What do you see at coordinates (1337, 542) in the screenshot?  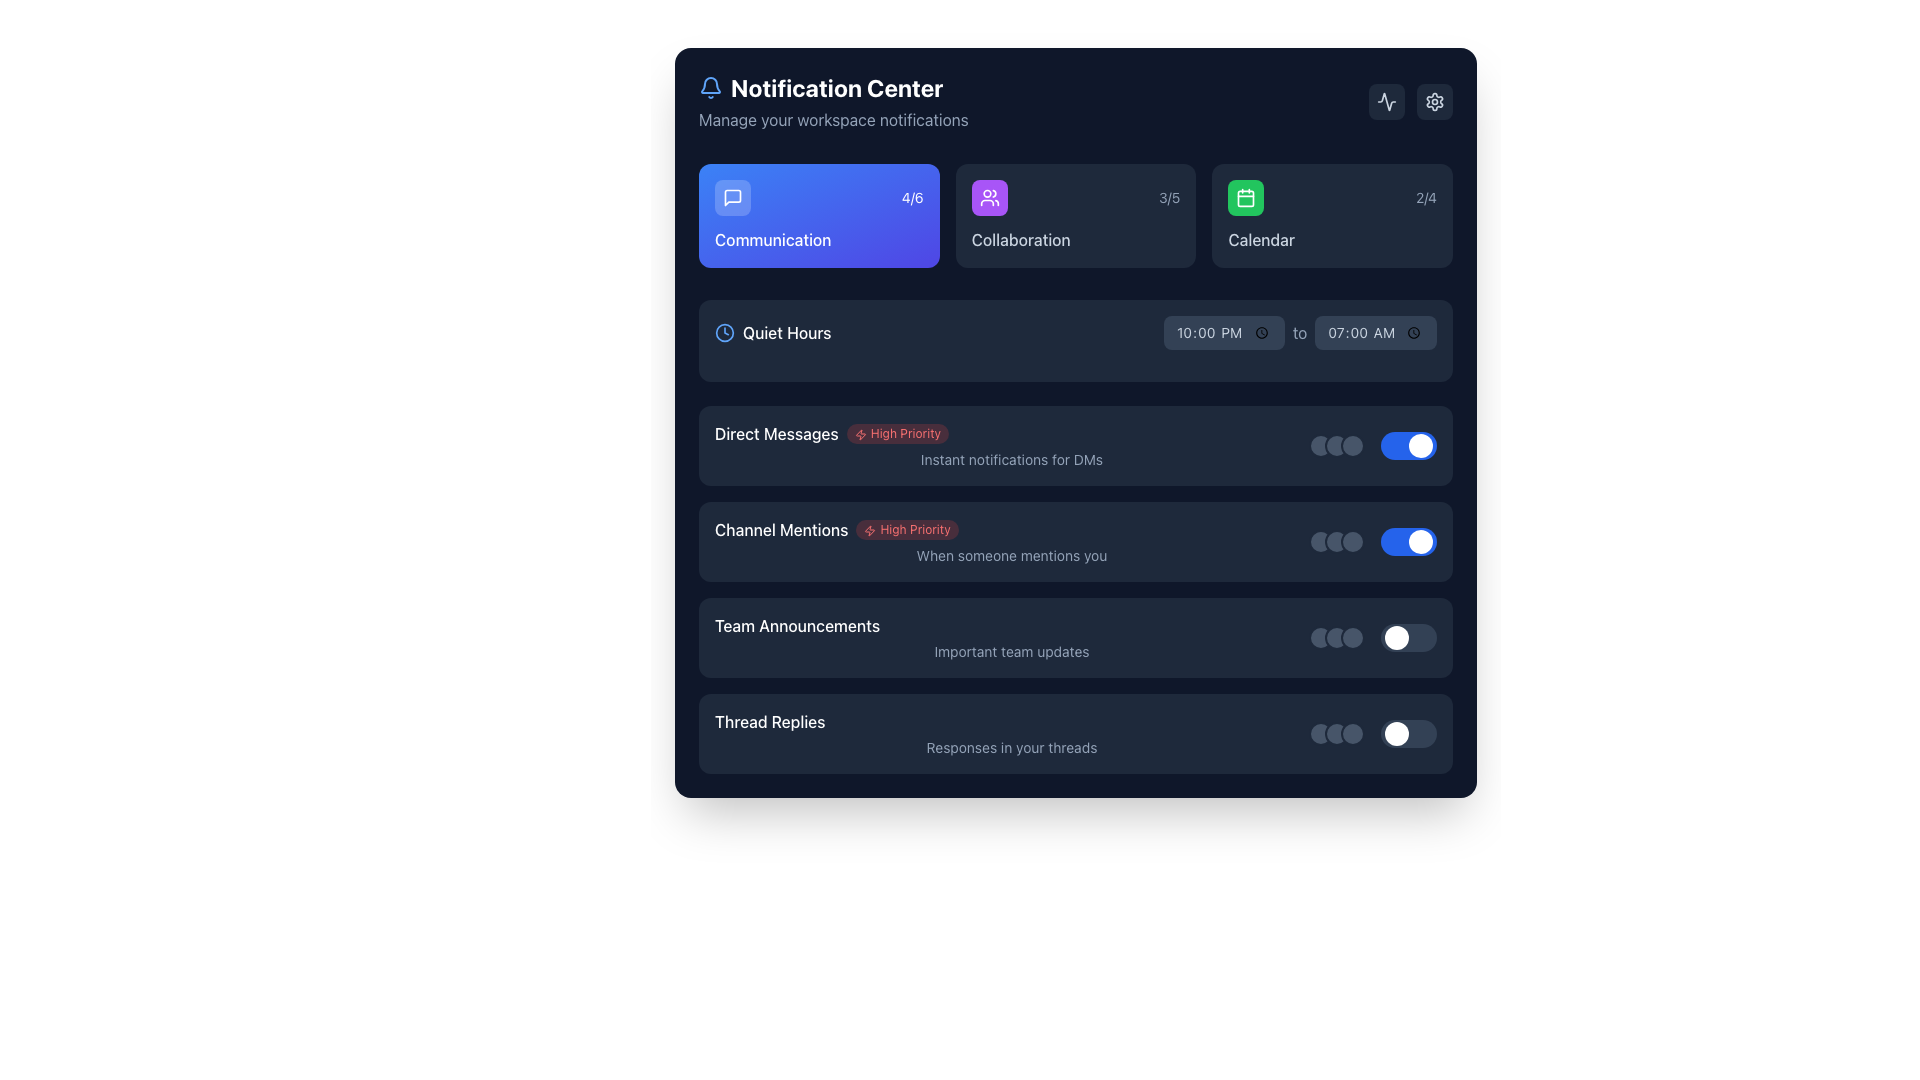 I see `the middle circular button in the group of three toggle options located in the right-hand section of the interface` at bounding box center [1337, 542].